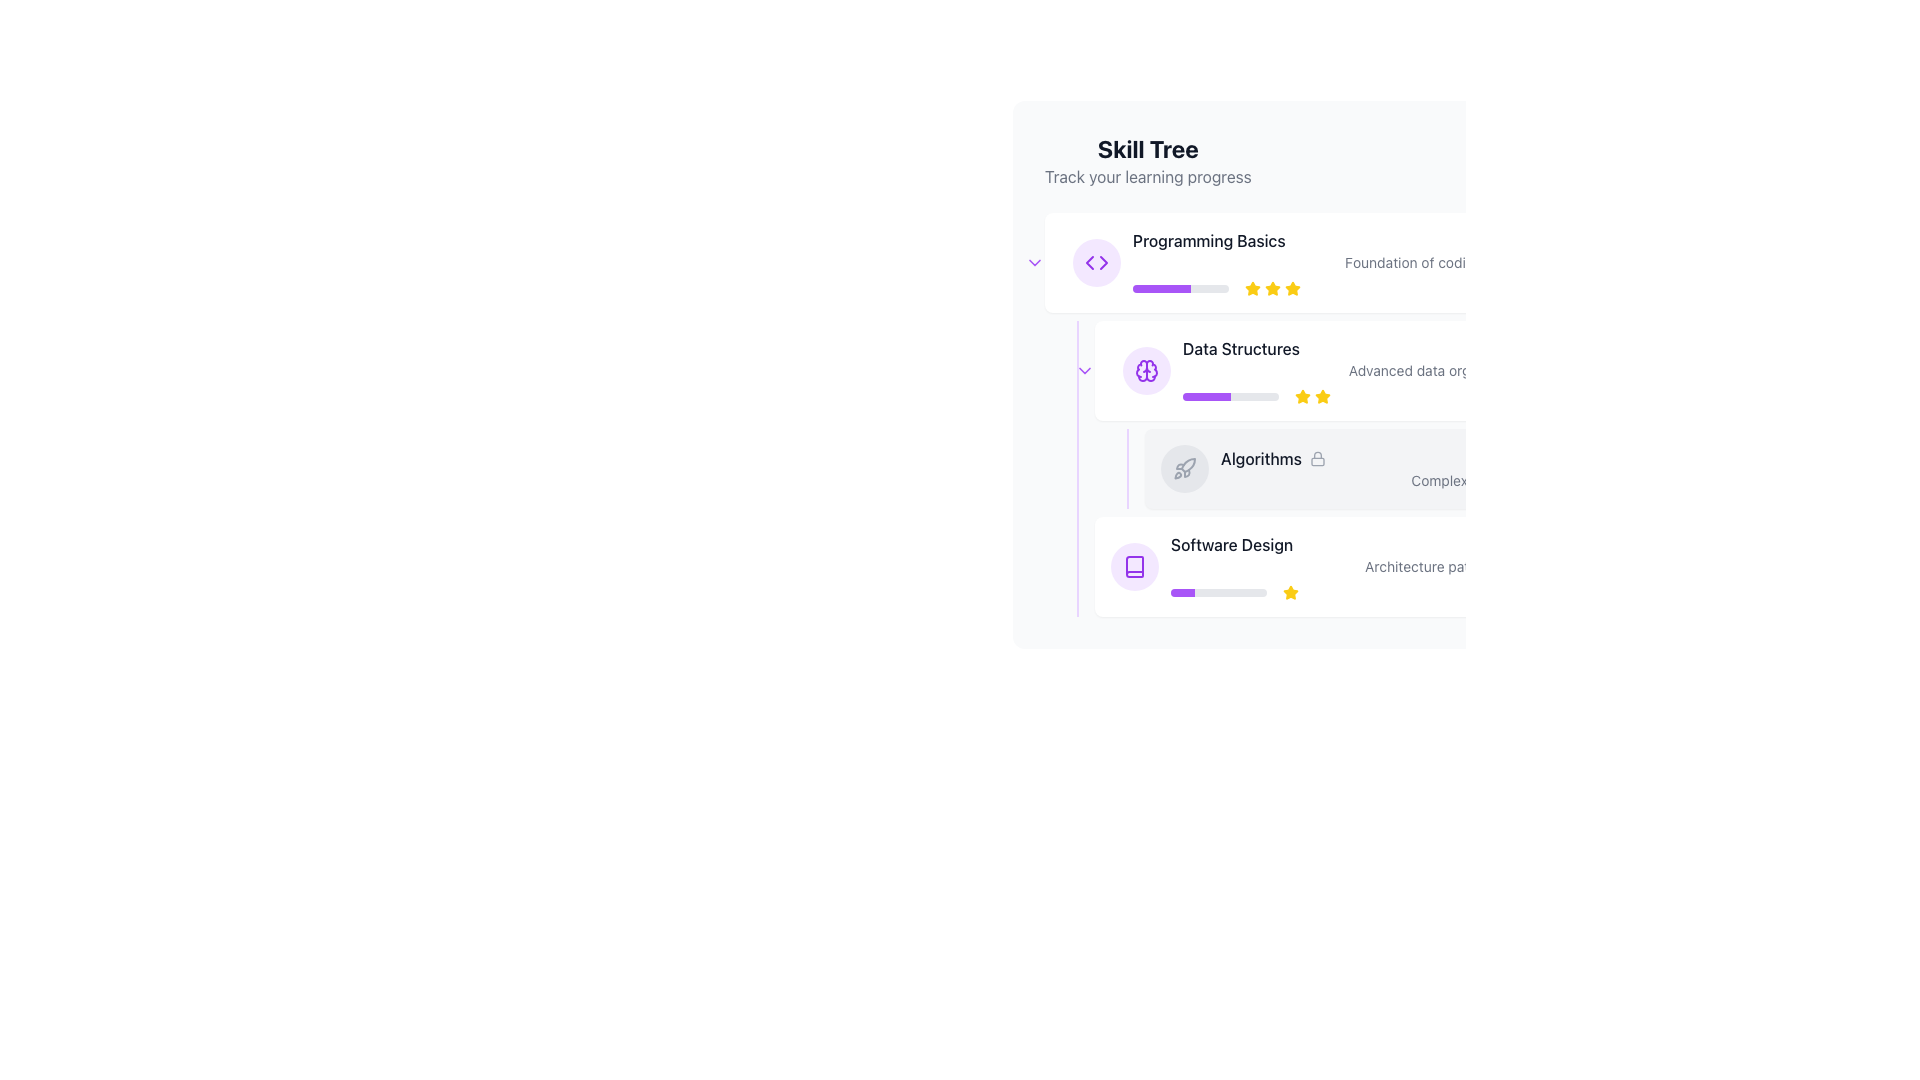  I want to click on the Content card displaying information about the 'Software Design' skill, which is the third card in the vertical stack of skills, so click(1437, 567).